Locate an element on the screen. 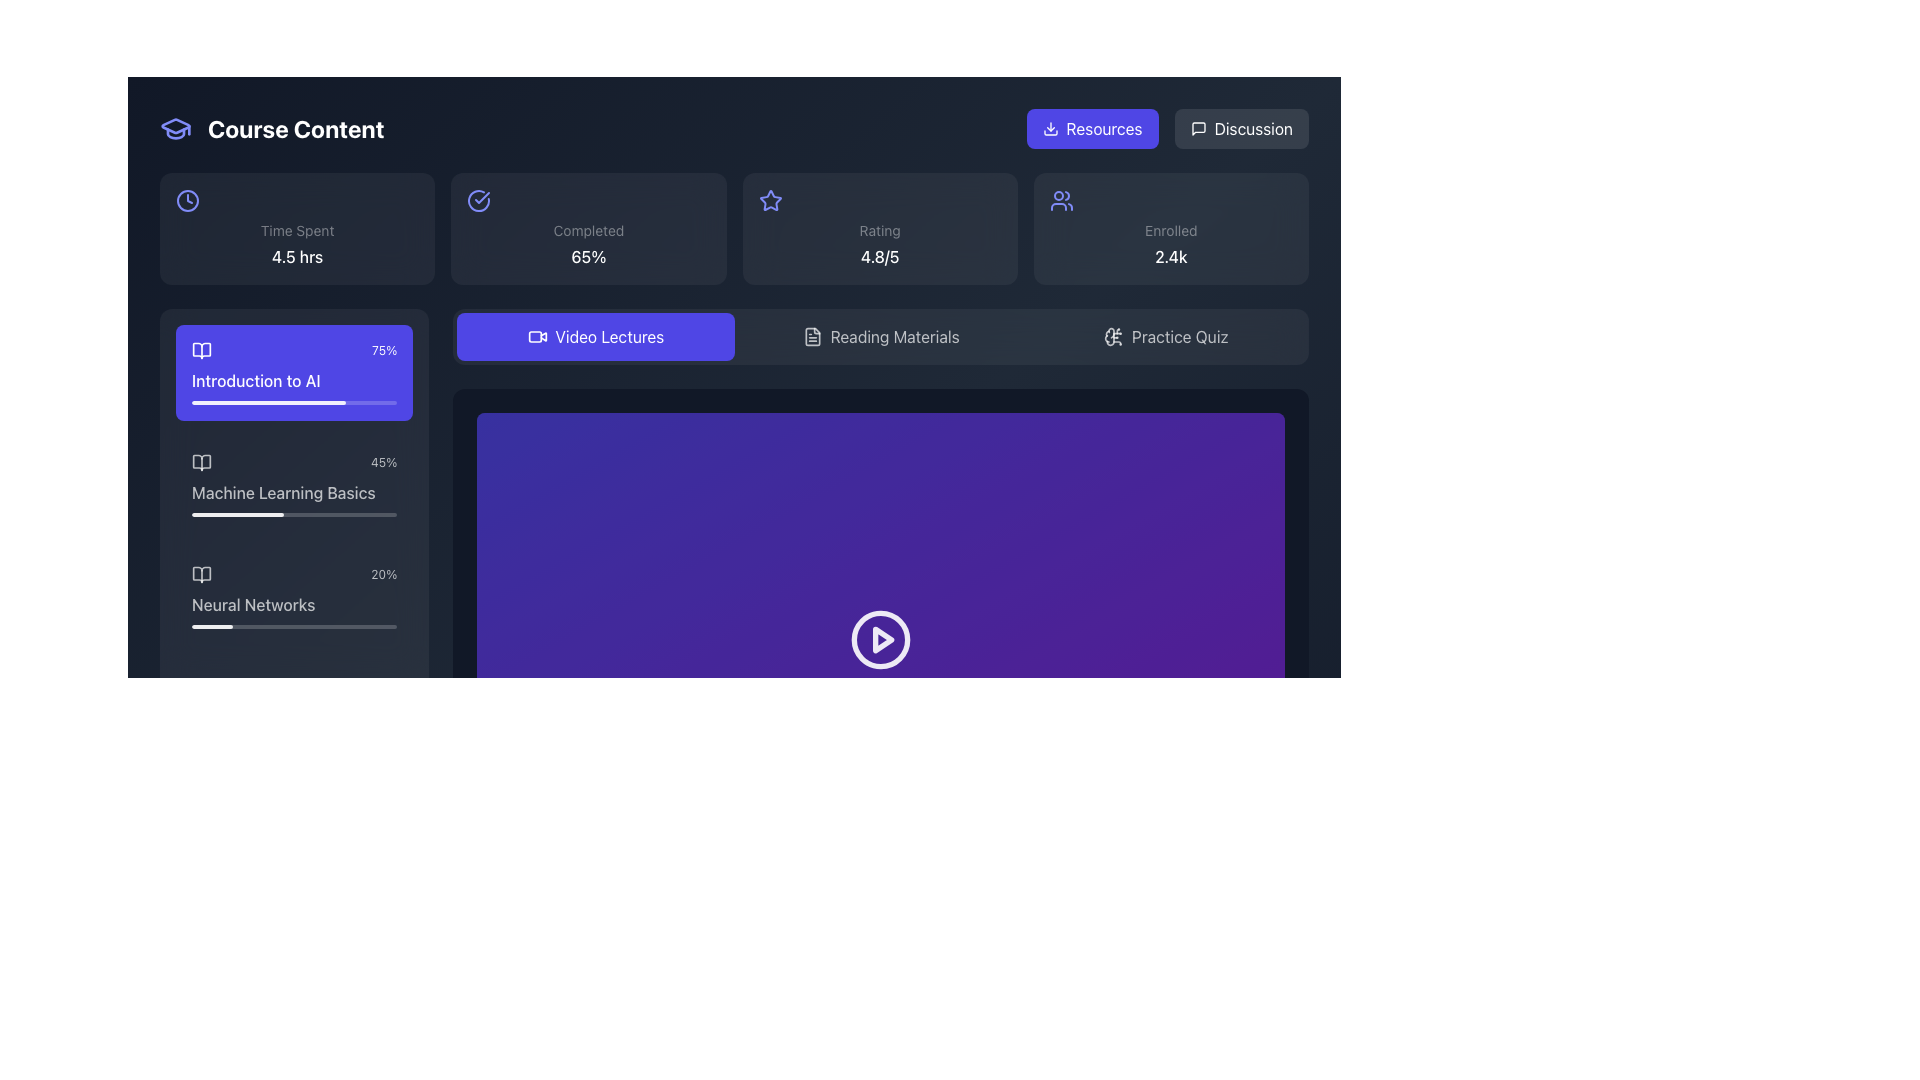 Image resolution: width=1920 pixels, height=1080 pixels. the text label located in the top-right area of the interface, which is part of a clickable button next to the 'Resources' button is located at coordinates (1252, 128).